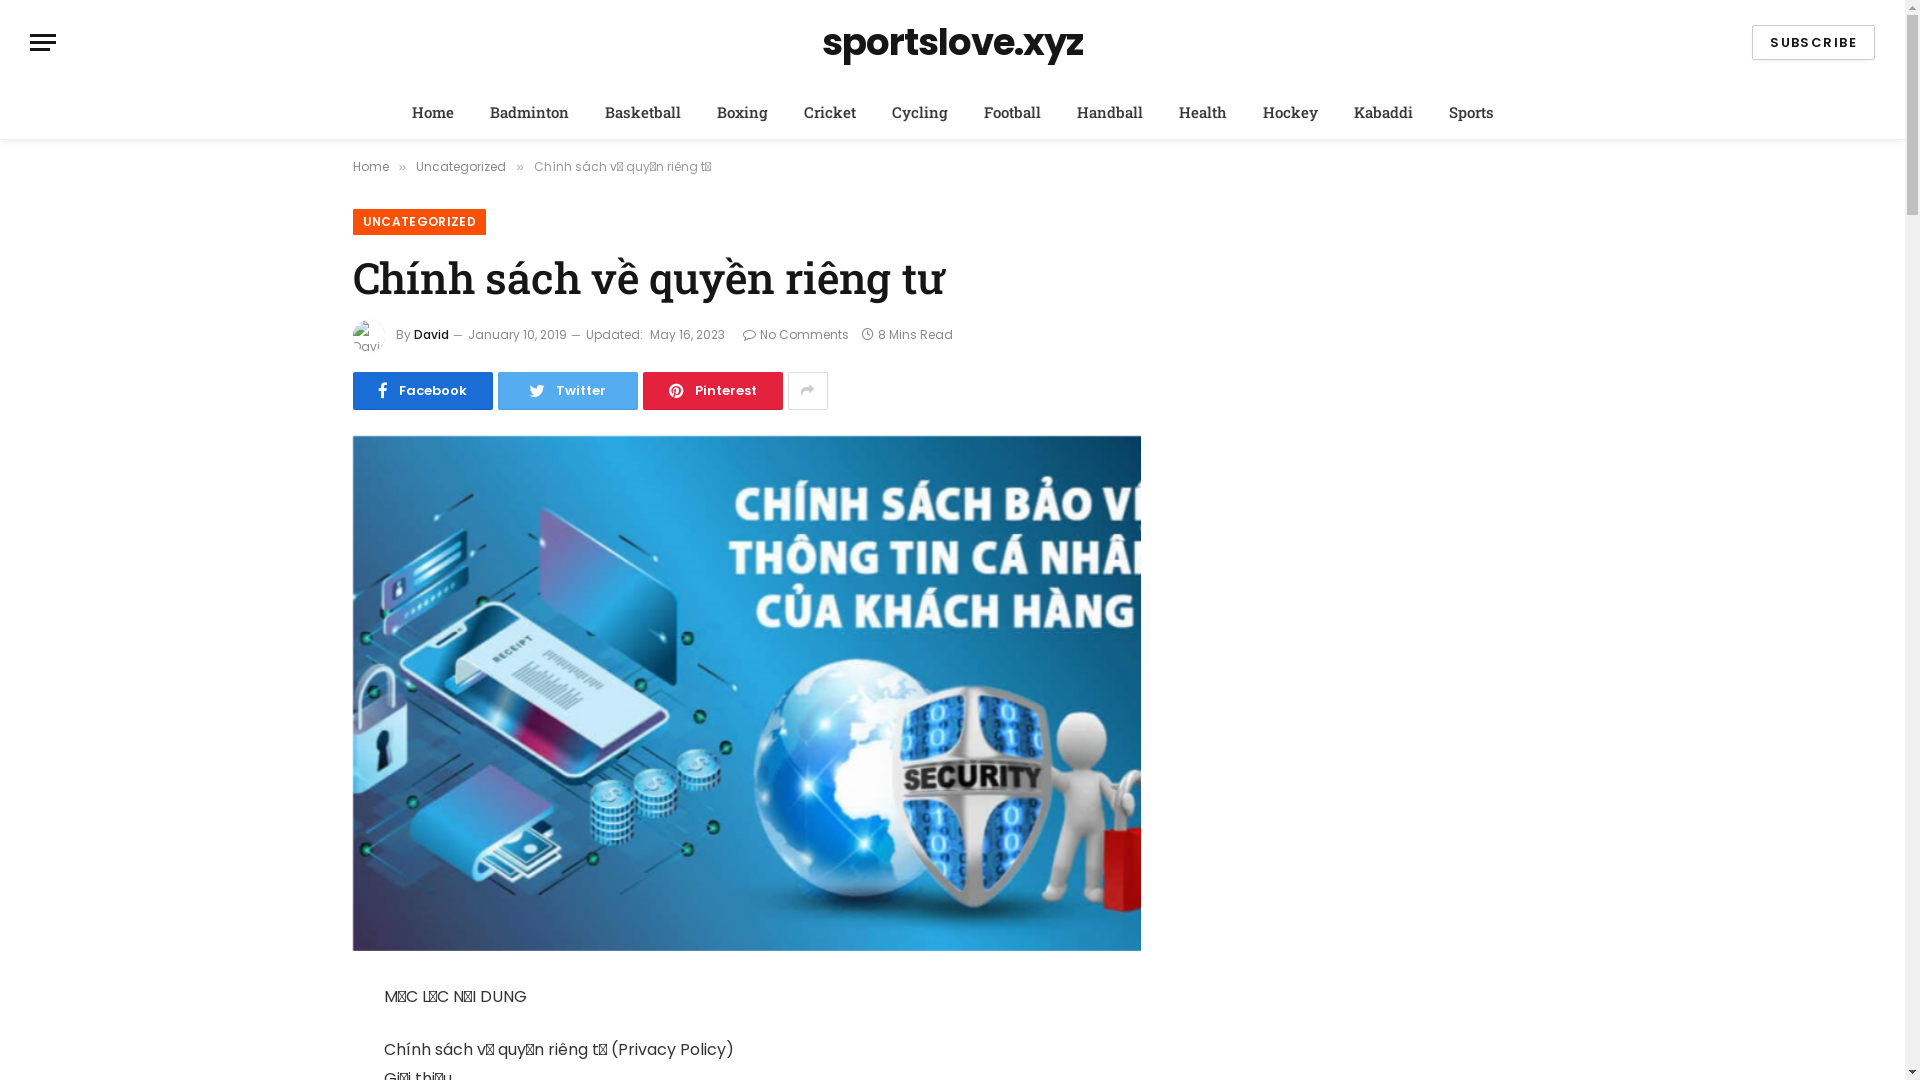 This screenshot has width=1920, height=1080. What do you see at coordinates (1382, 111) in the screenshot?
I see `'Kabaddi'` at bounding box center [1382, 111].